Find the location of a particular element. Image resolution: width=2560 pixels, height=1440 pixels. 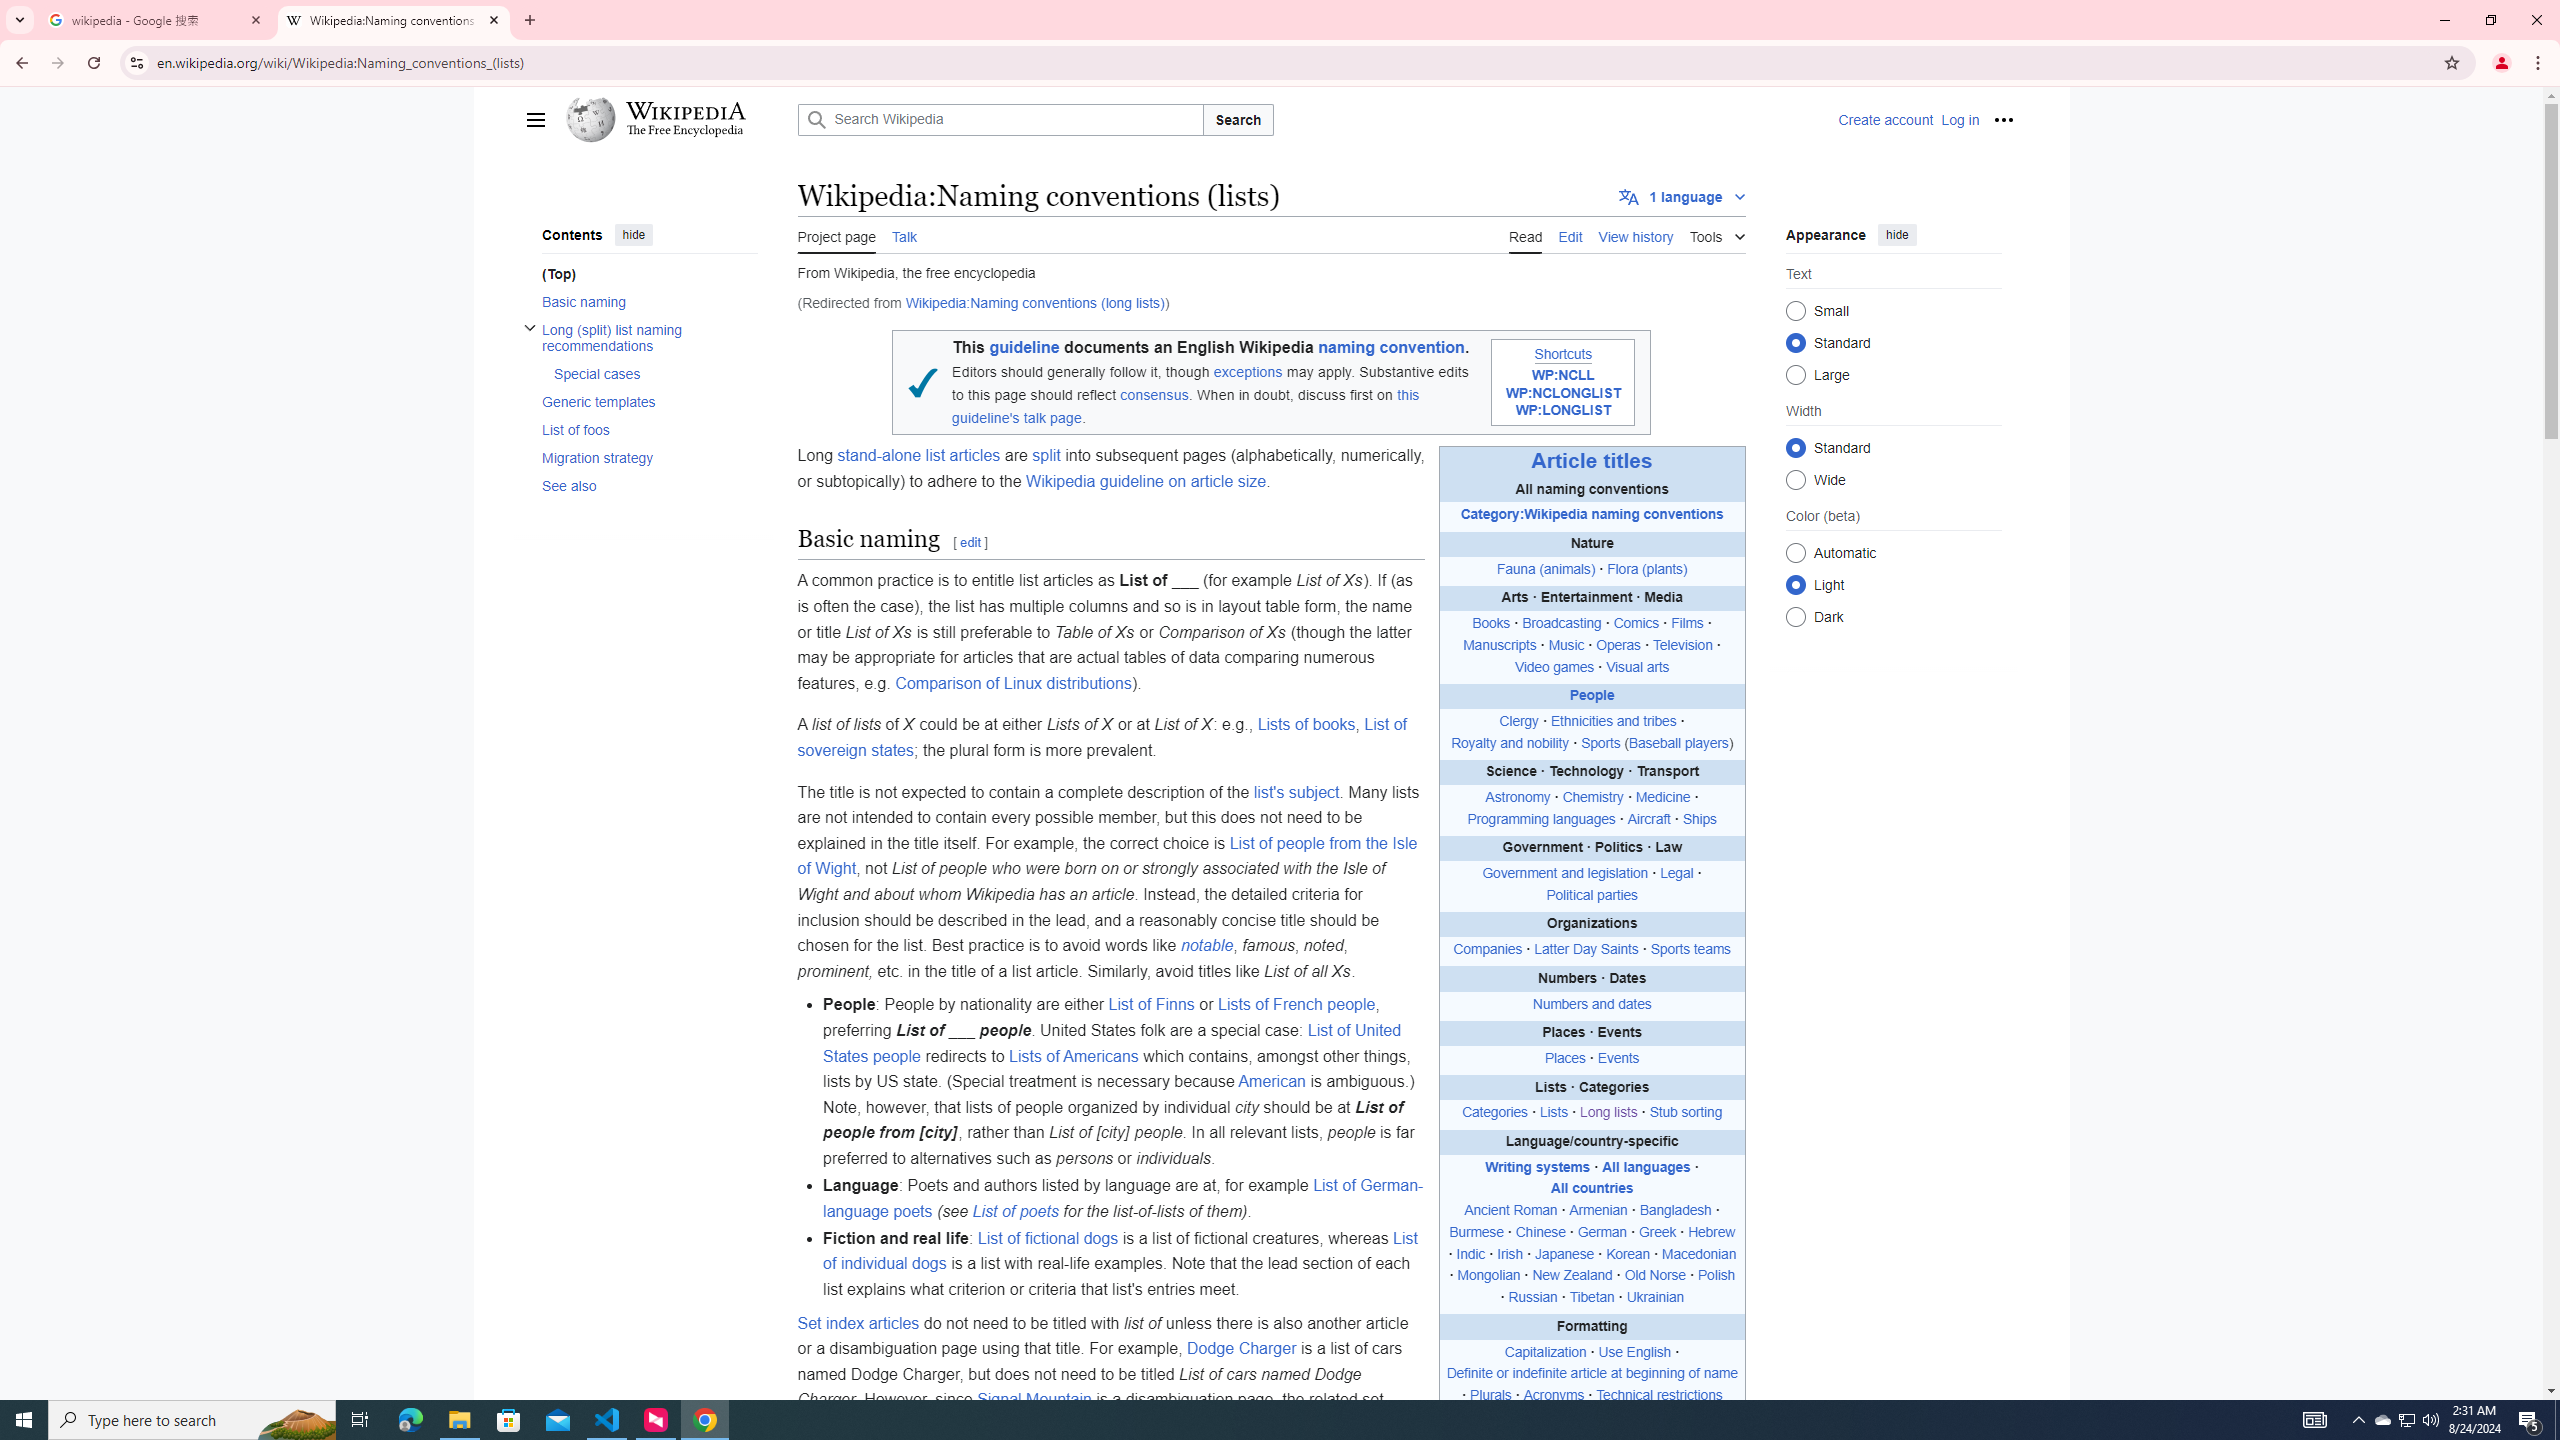

'WP:LONGLIST' is located at coordinates (1561, 410).